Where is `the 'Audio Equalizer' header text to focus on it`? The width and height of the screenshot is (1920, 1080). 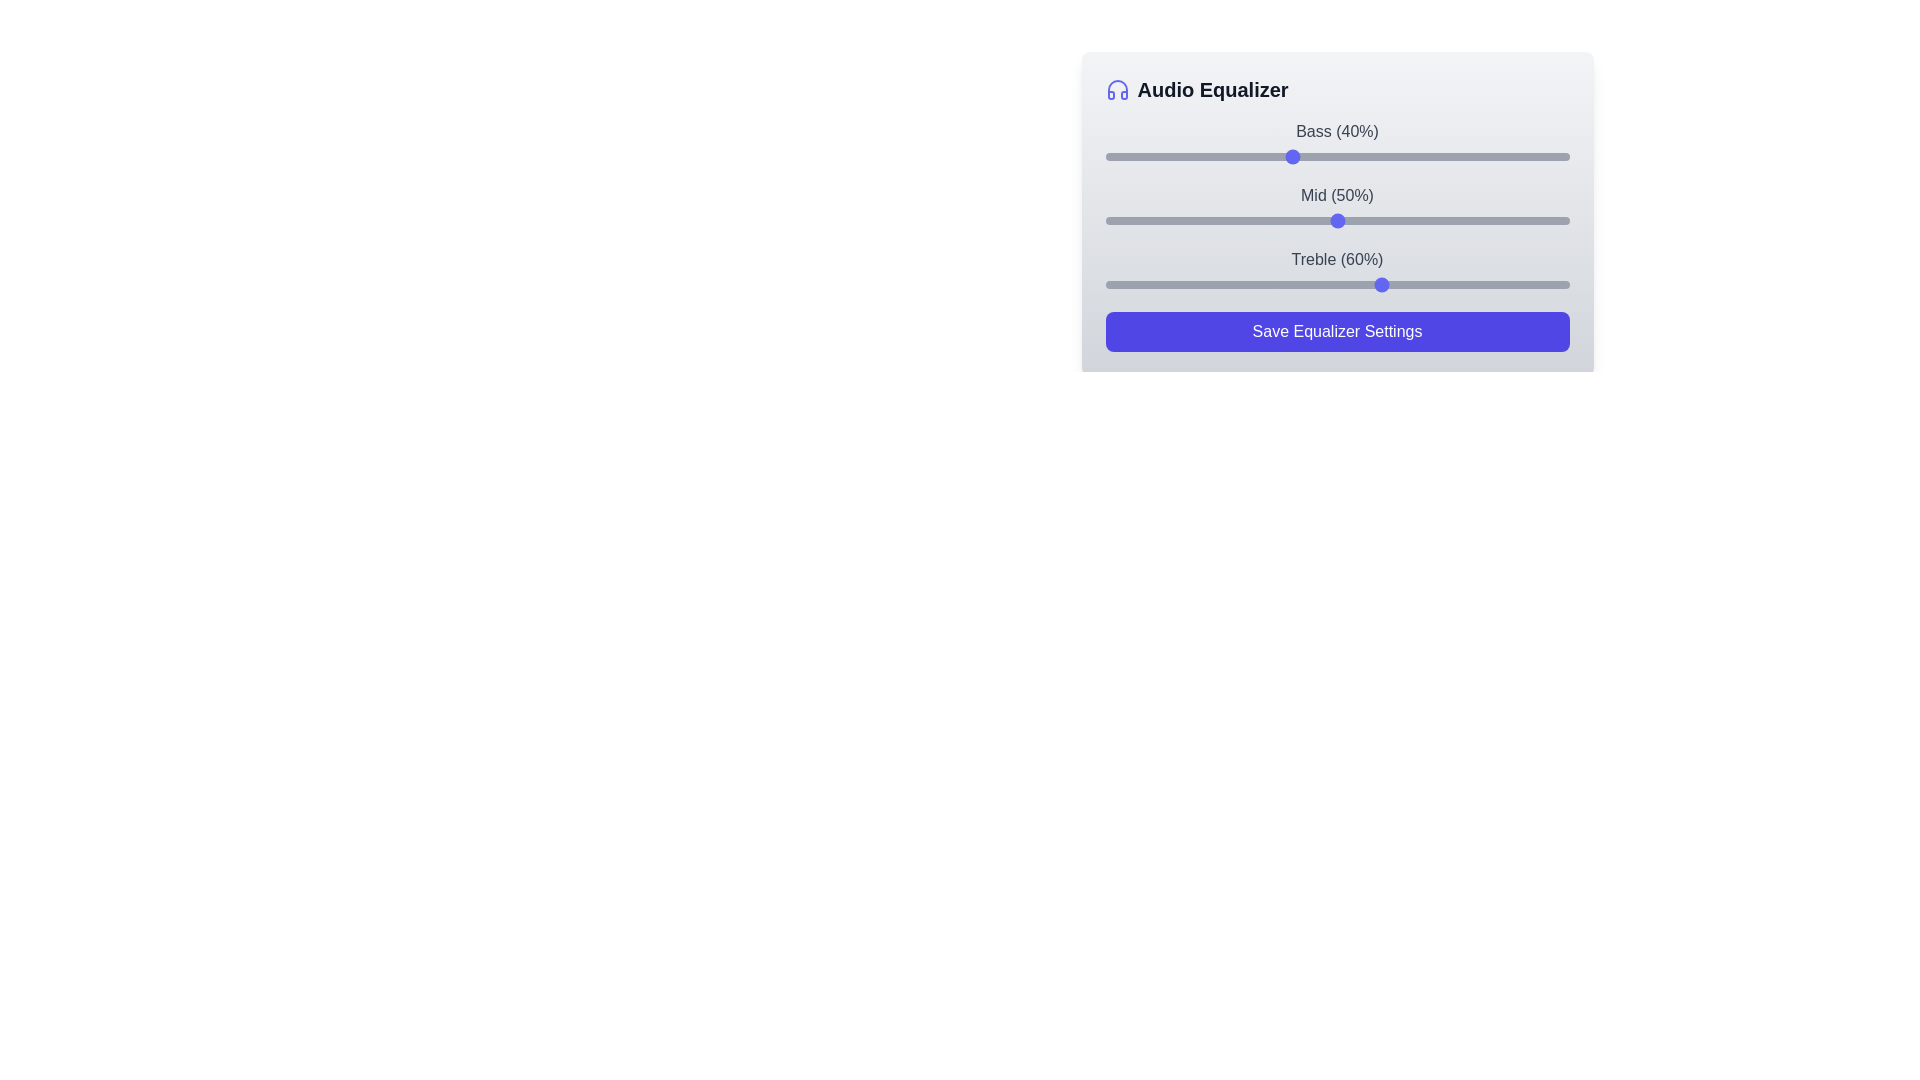 the 'Audio Equalizer' header text to focus on it is located at coordinates (1212, 88).